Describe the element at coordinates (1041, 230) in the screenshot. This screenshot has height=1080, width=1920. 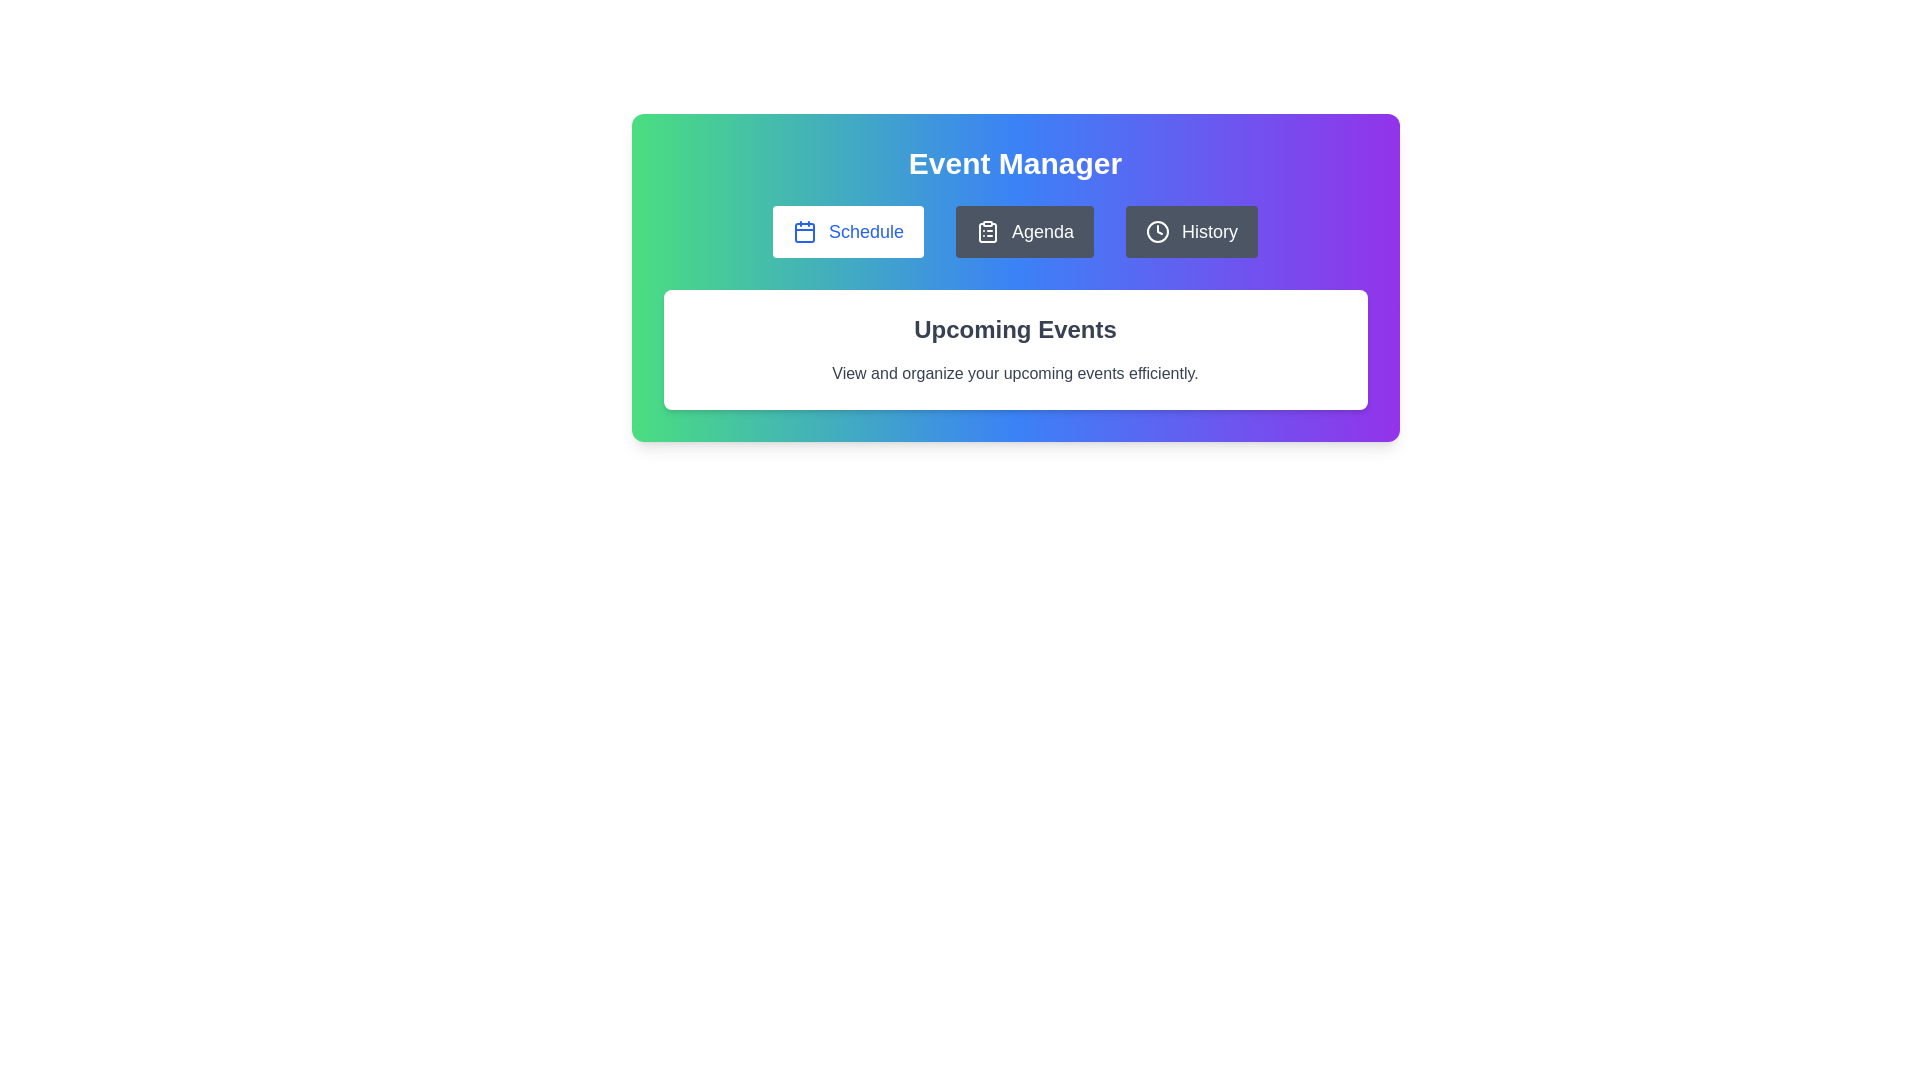
I see `the 'Agenda' button, which has a dark gray background and is positioned between the 'Schedule' and 'History' buttons` at that location.